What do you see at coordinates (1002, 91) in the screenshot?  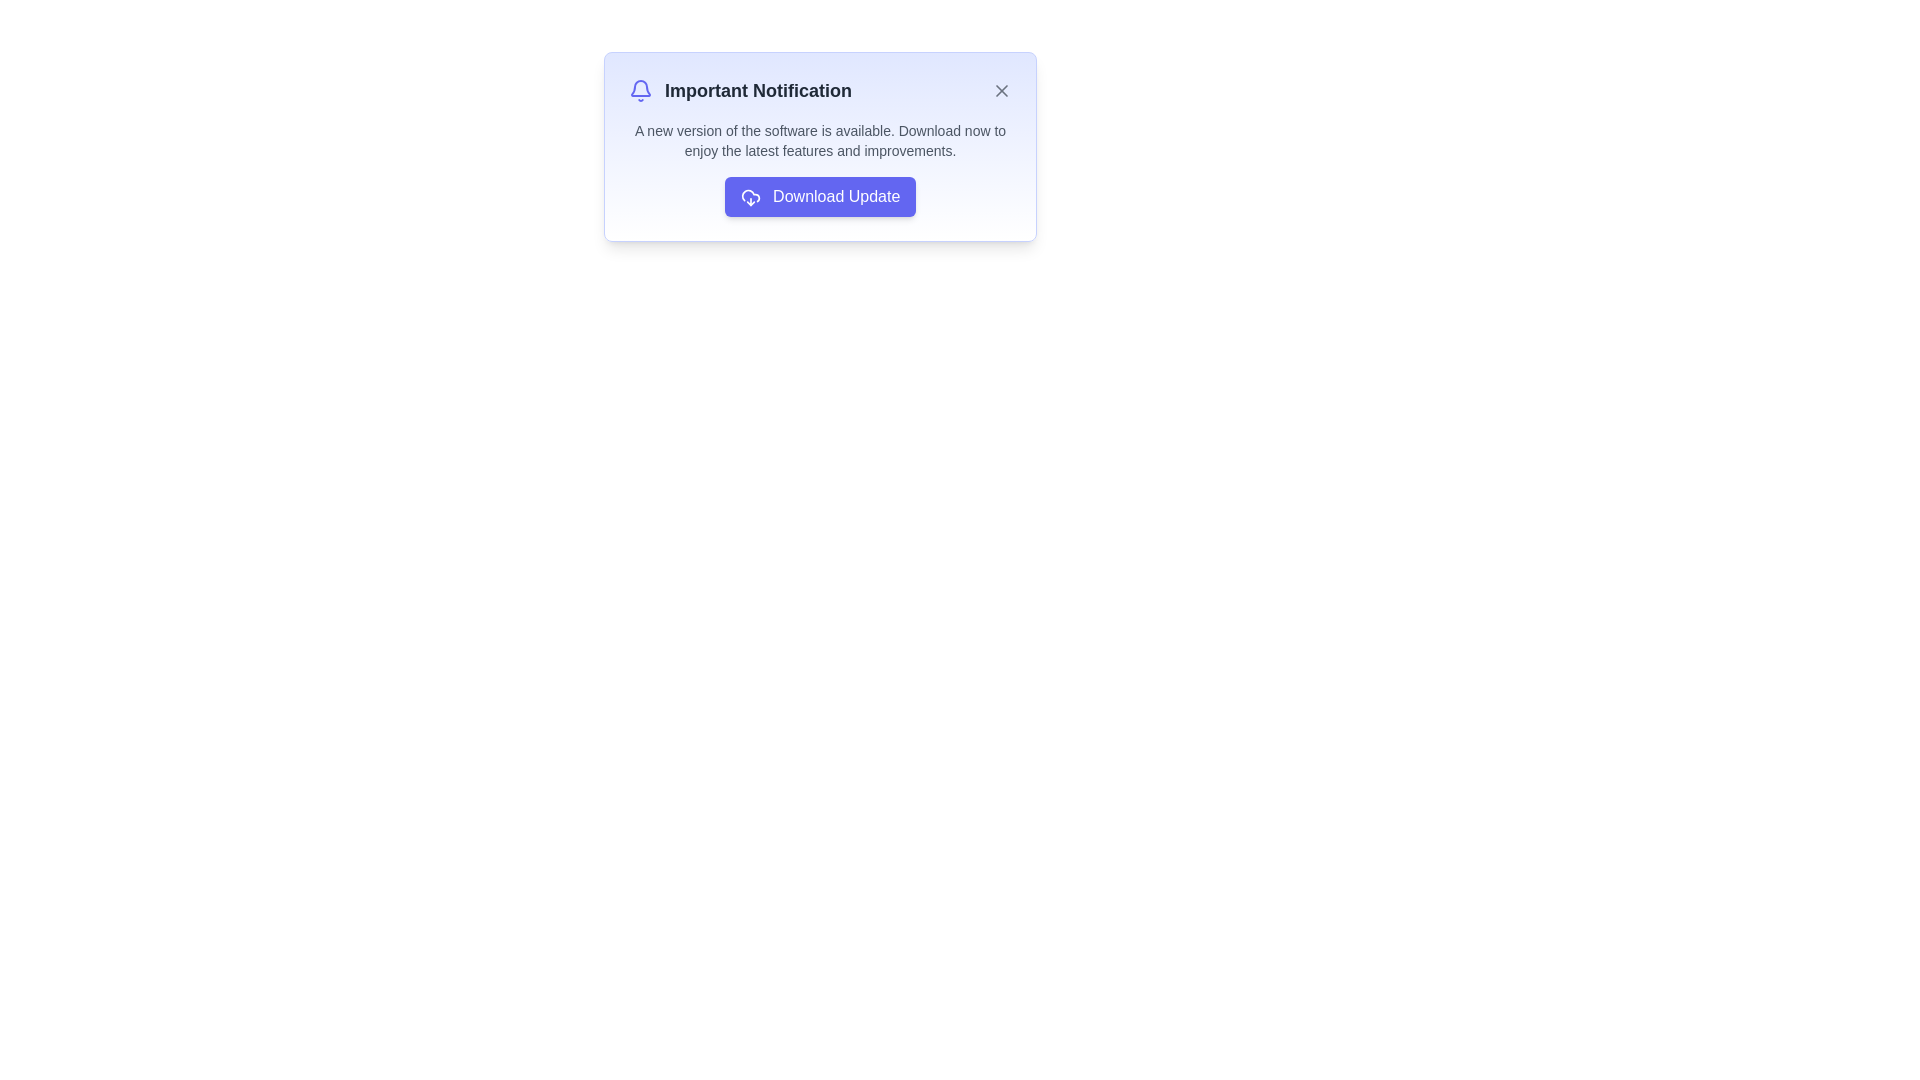 I see `the close button to dismiss the alert` at bounding box center [1002, 91].